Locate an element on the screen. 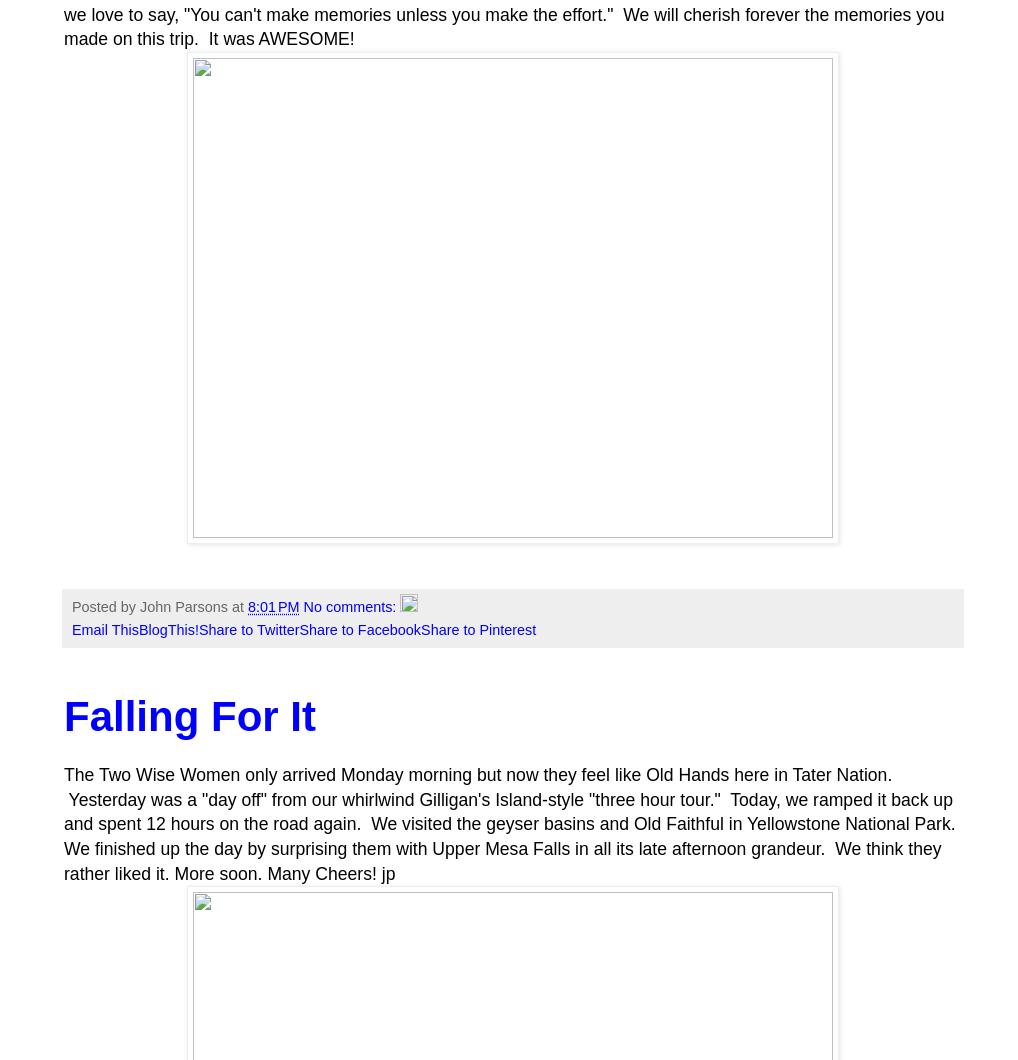 This screenshot has width=1018, height=1060. 'Falling For It' is located at coordinates (64, 715).